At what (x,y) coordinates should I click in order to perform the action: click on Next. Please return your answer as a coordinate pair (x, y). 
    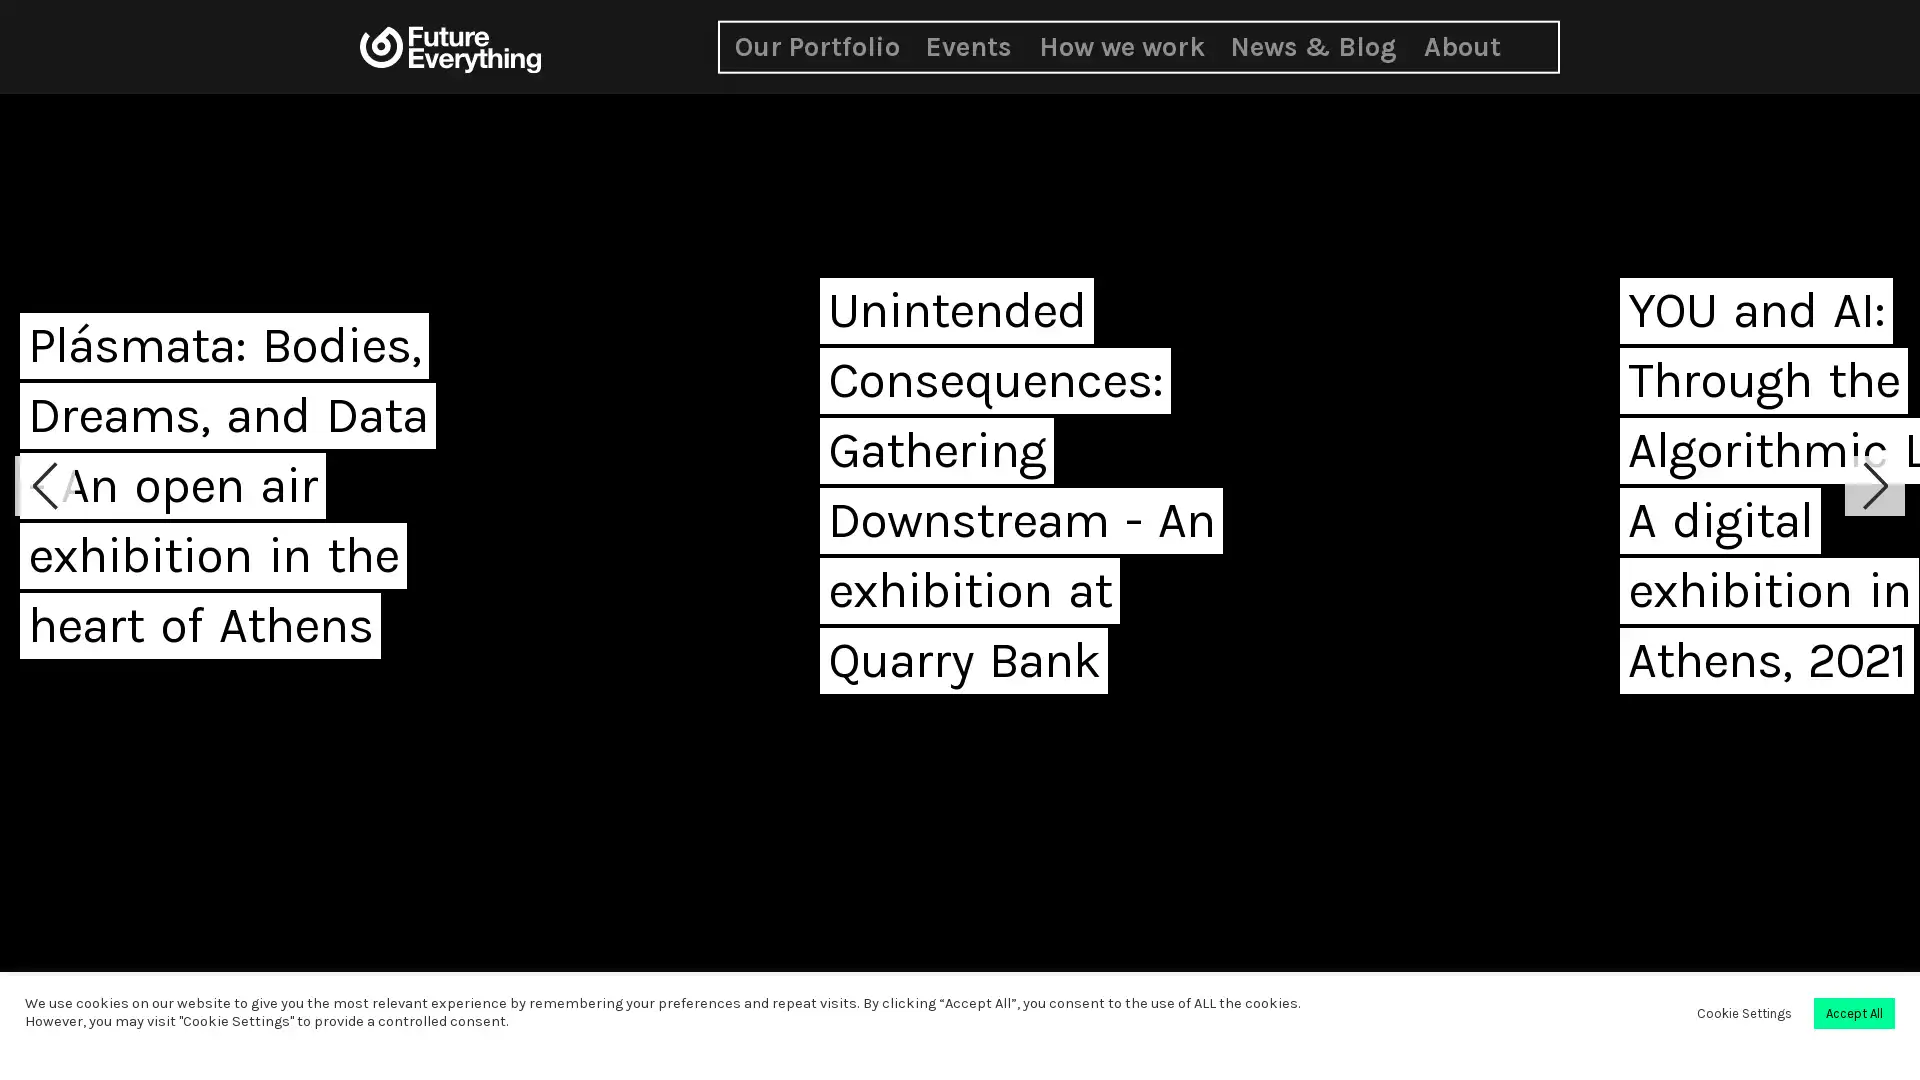
    Looking at the image, I should click on (1874, 486).